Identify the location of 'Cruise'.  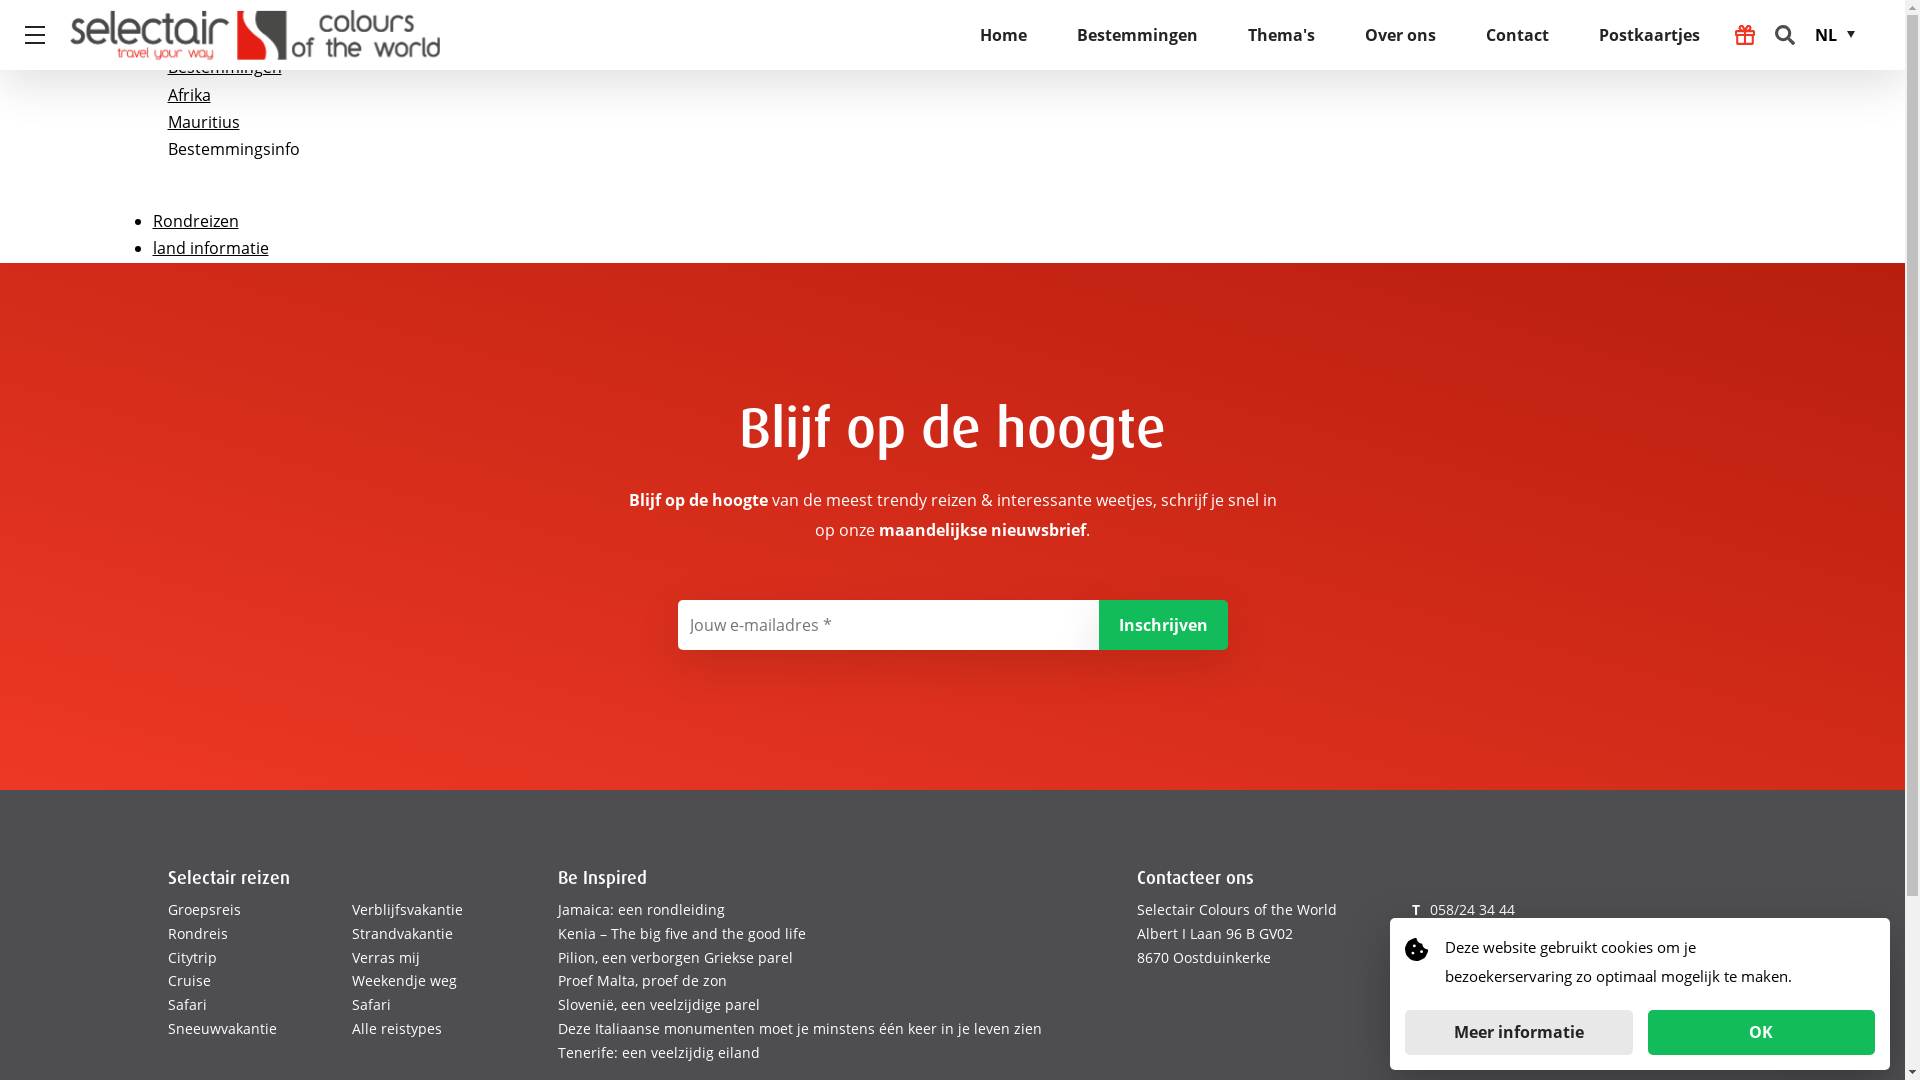
(189, 979).